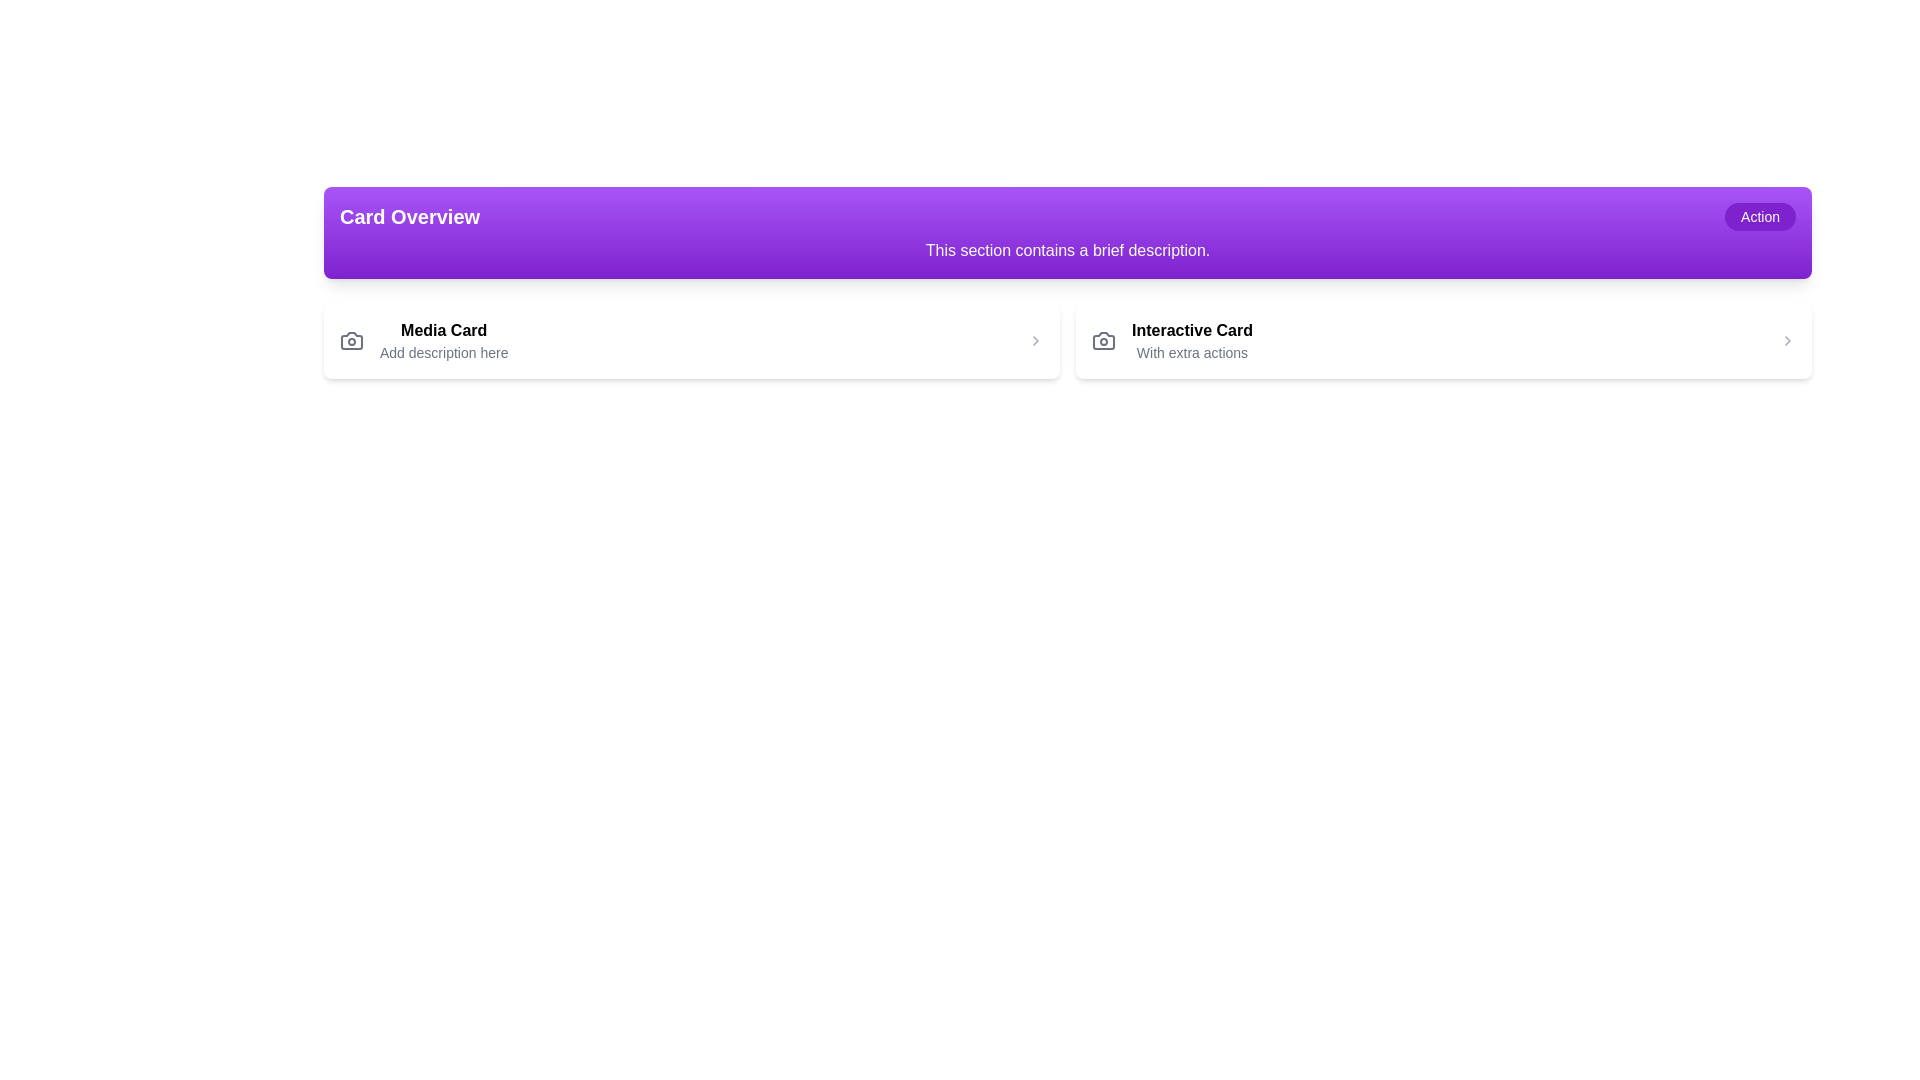 The width and height of the screenshot is (1920, 1080). I want to click on the Text Label that reads 'With extra actions', which is styled in a smaller gray font and positioned beneath the 'Interactive Card' text, so click(1192, 352).